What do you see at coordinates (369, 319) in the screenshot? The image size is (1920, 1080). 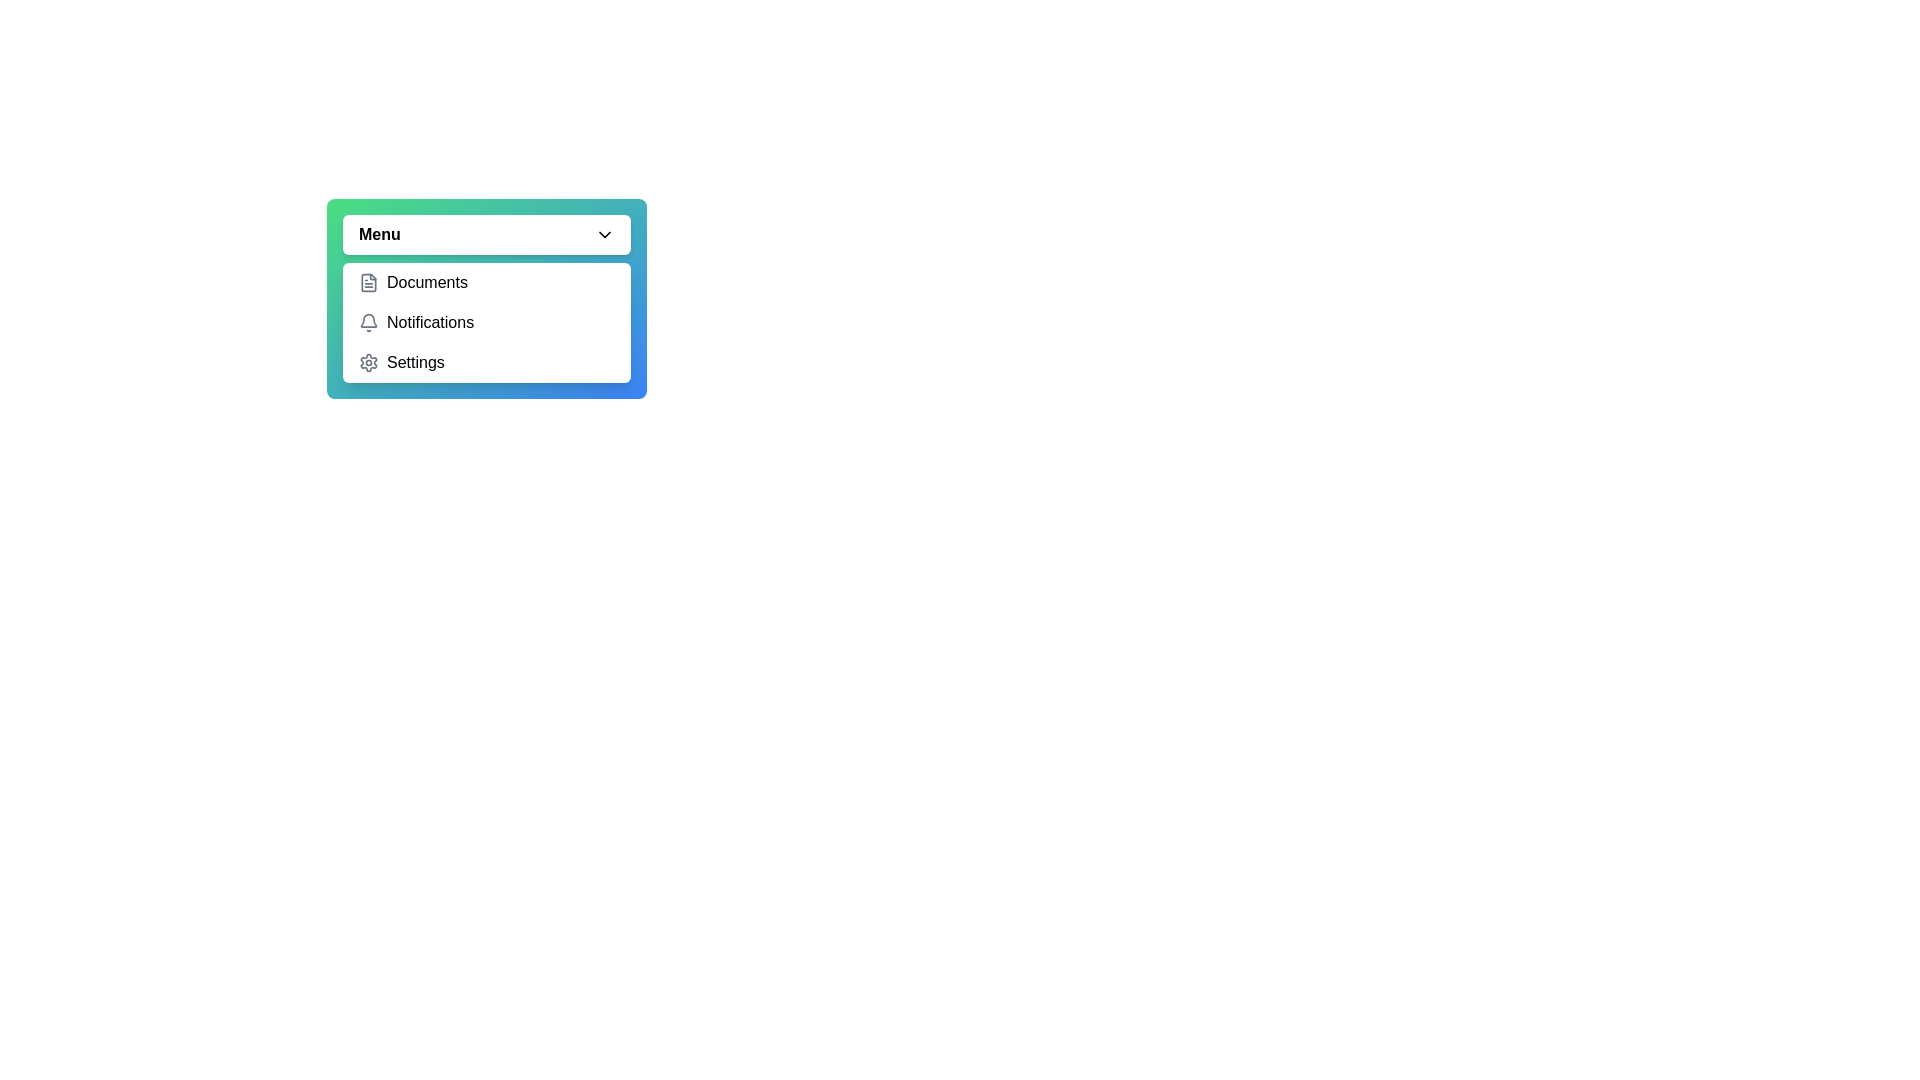 I see `the upper portion of the bell icon in the dropdown list, which indicates alerts or updates, if it is interactive` at bounding box center [369, 319].